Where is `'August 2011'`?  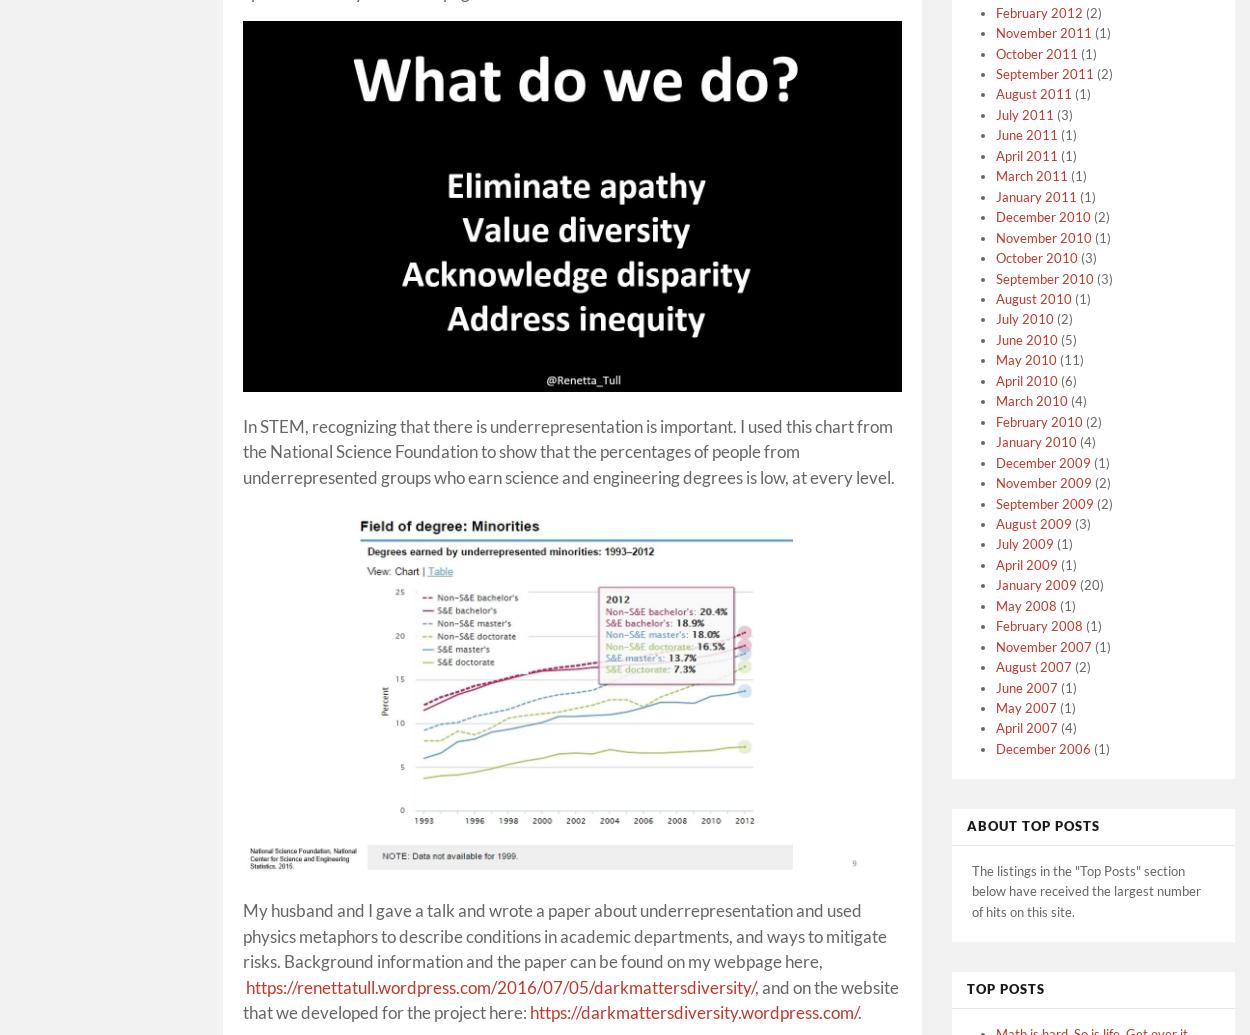 'August 2011' is located at coordinates (1034, 93).